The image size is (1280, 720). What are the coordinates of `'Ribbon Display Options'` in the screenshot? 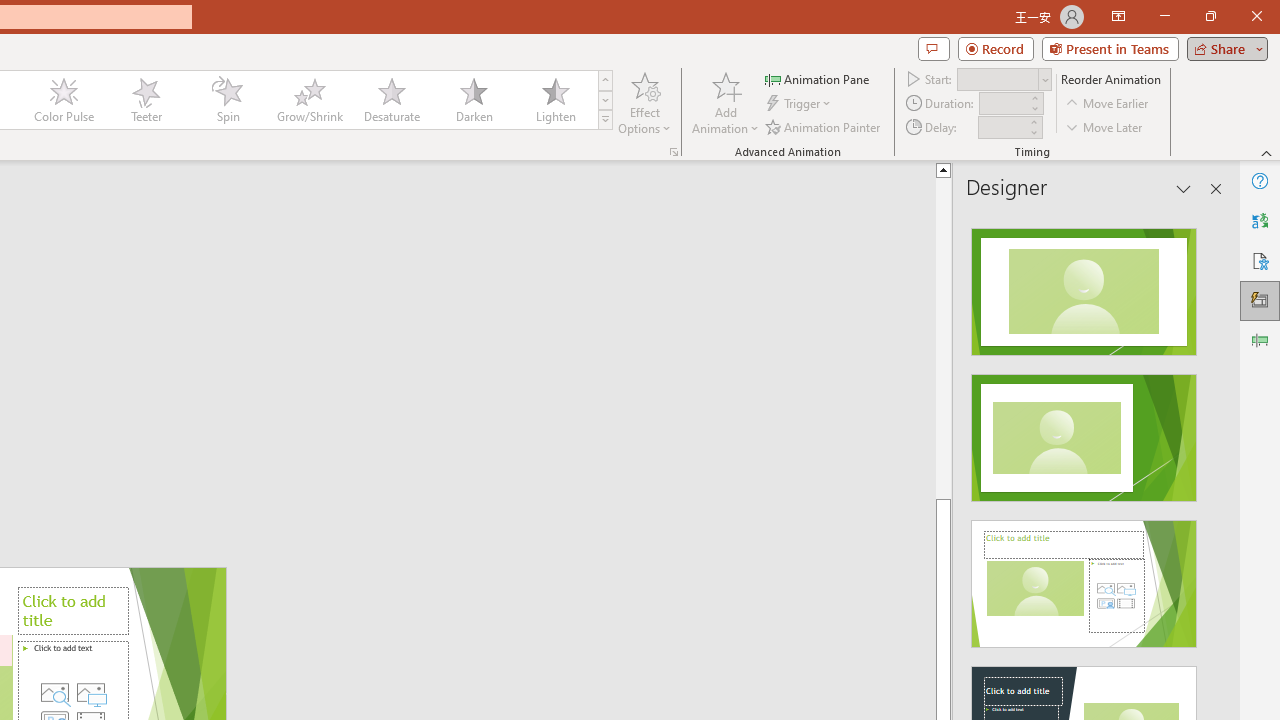 It's located at (1117, 16).